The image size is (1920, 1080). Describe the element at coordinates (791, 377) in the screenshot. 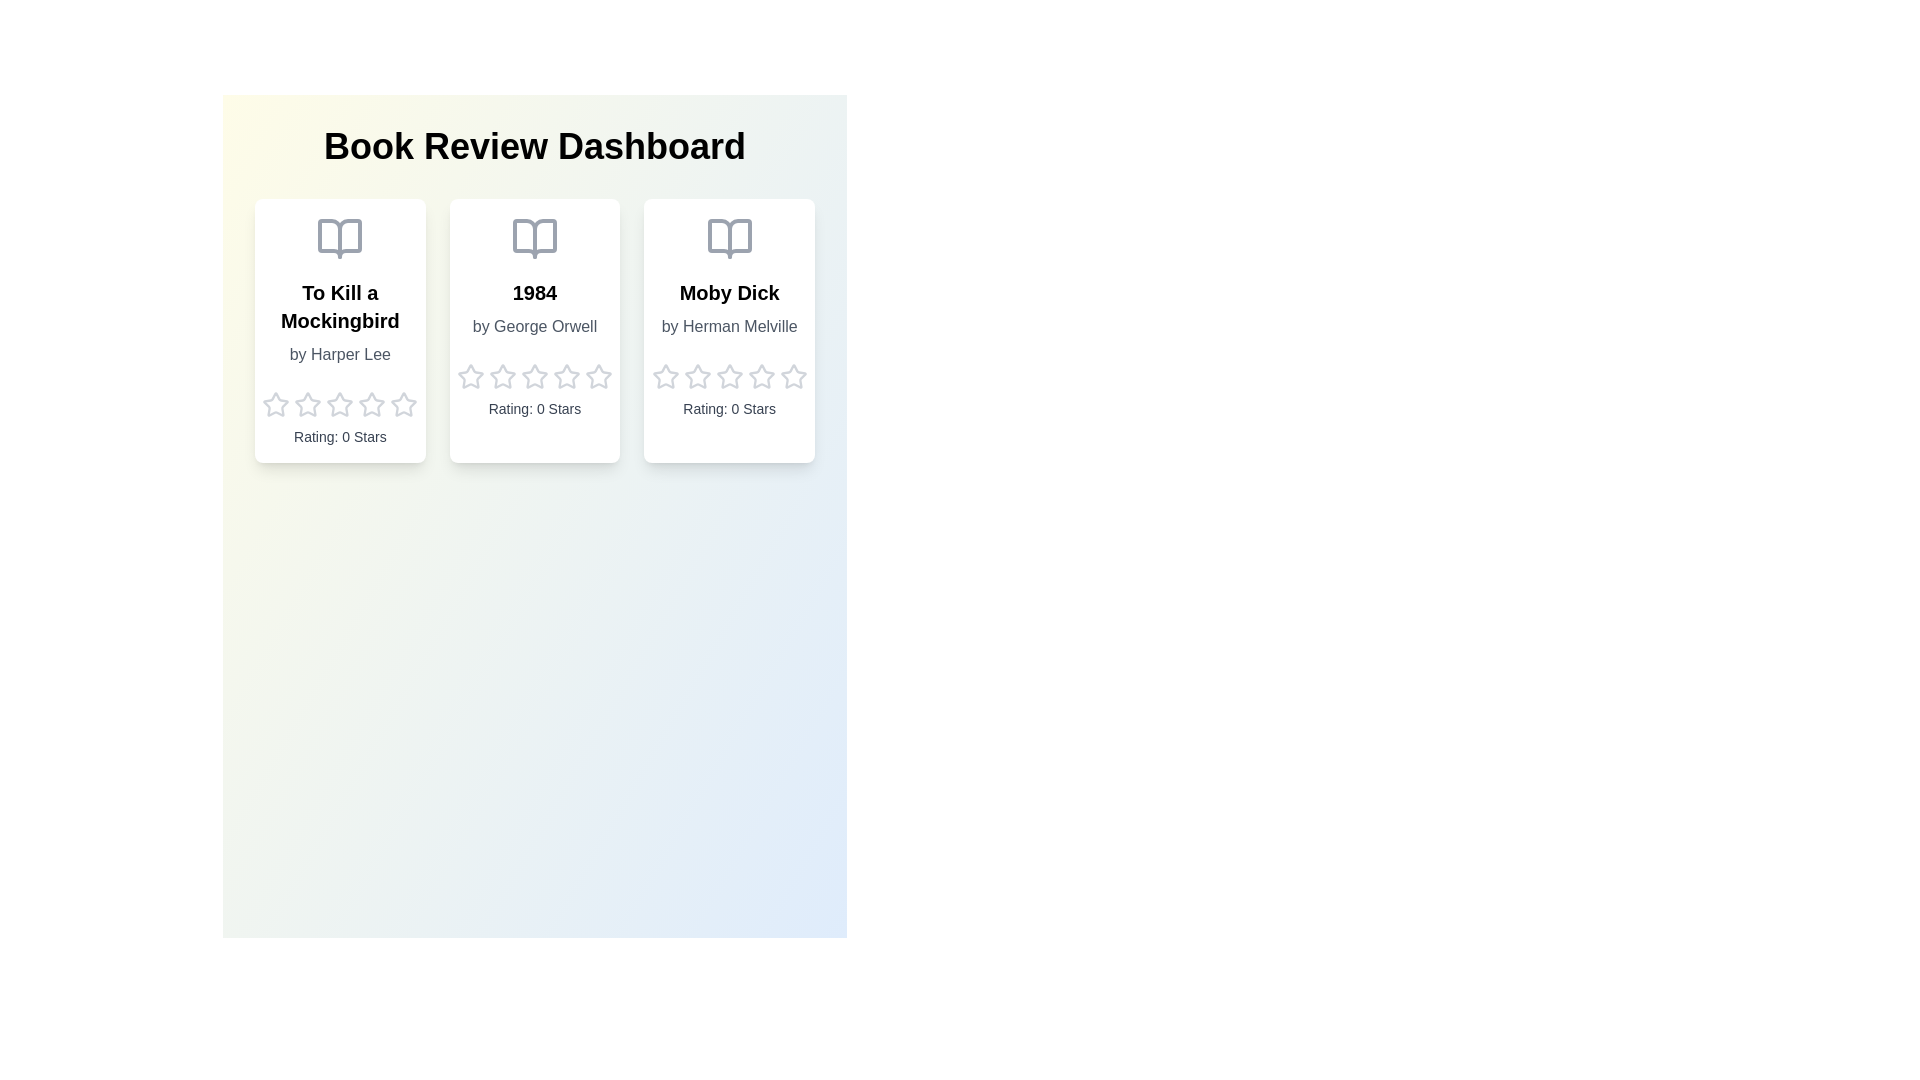

I see `the star icon corresponding to the rating 5 for the book 3` at that location.